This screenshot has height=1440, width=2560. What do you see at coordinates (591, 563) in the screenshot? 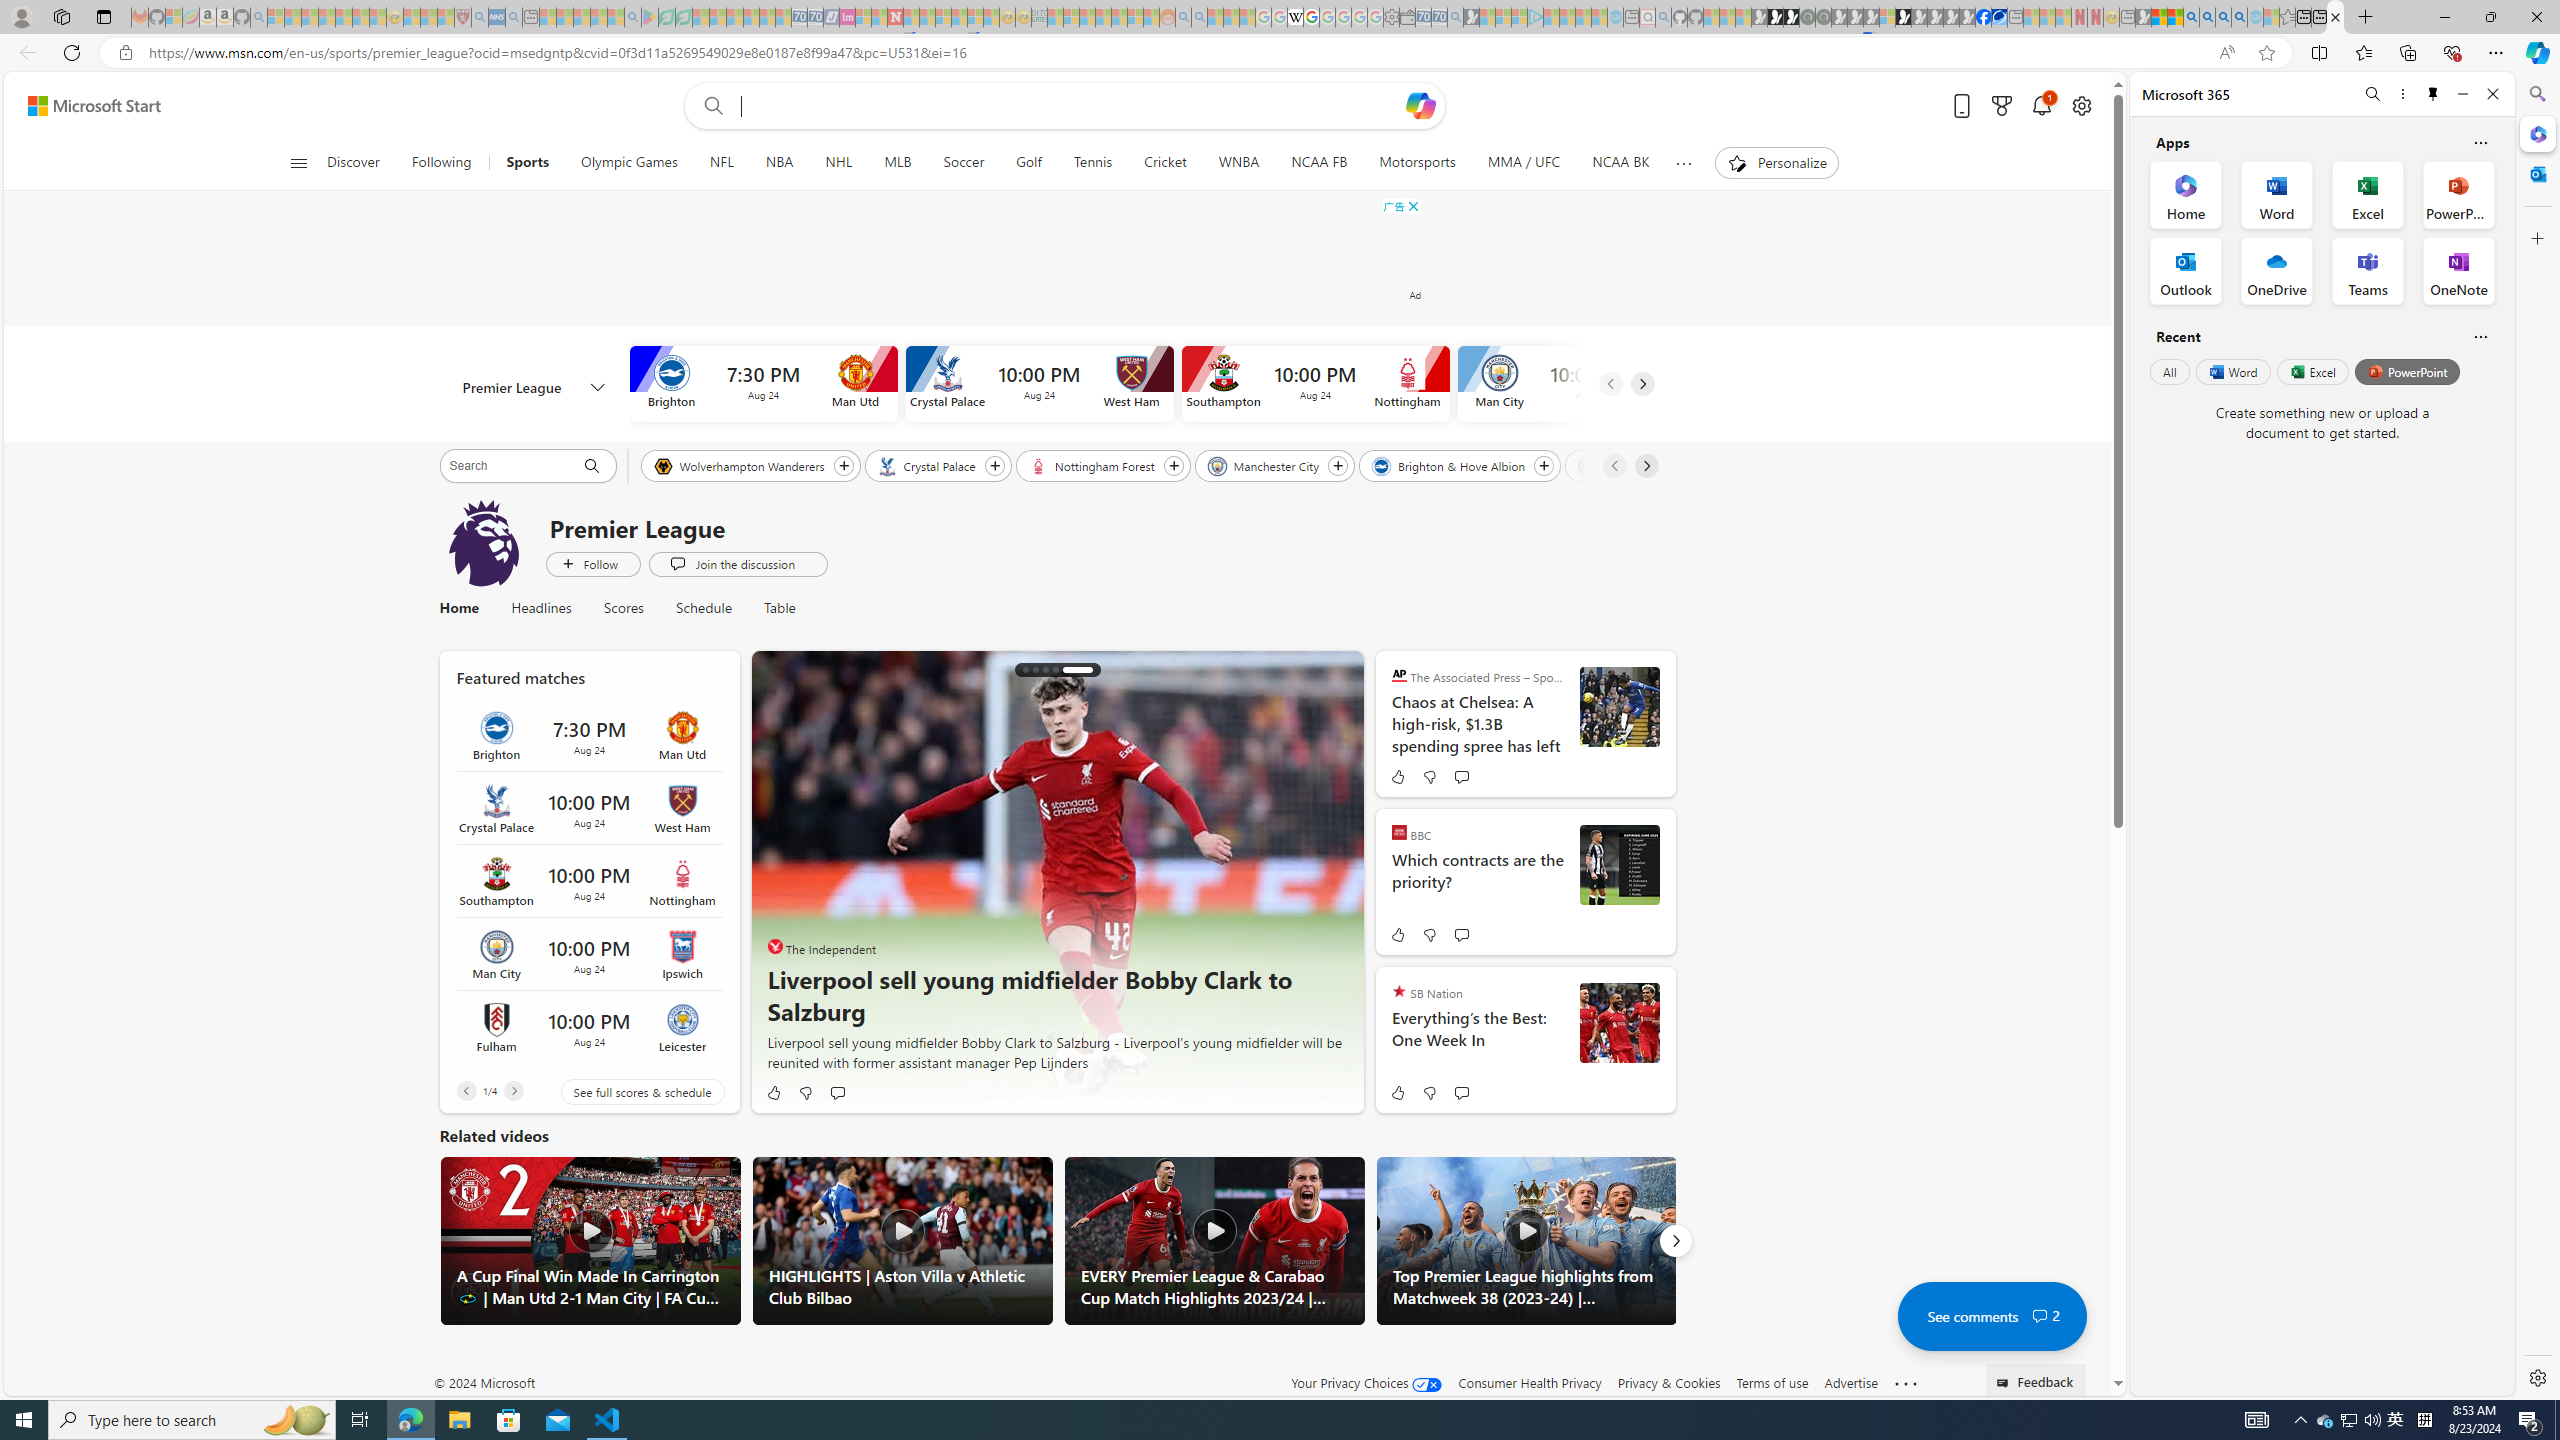
I see `'Follow Premier League 2024-2025'` at bounding box center [591, 563].